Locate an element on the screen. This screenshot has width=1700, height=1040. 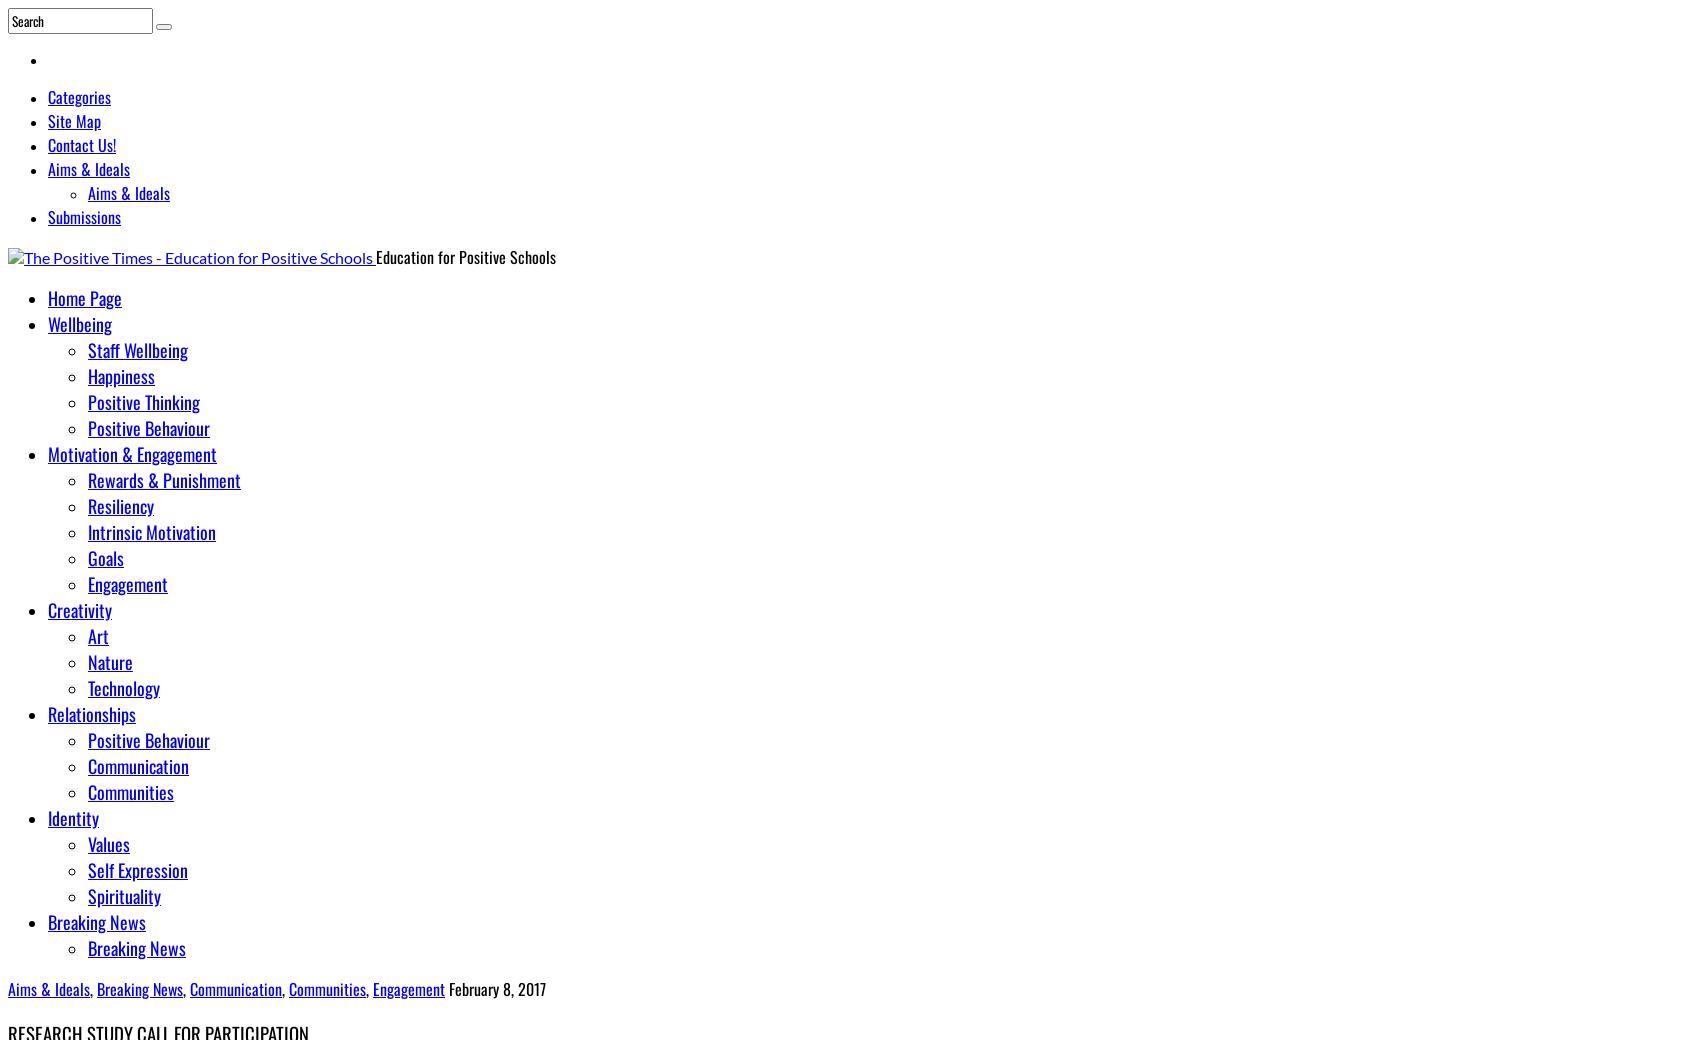
'Resiliency' is located at coordinates (120, 505).